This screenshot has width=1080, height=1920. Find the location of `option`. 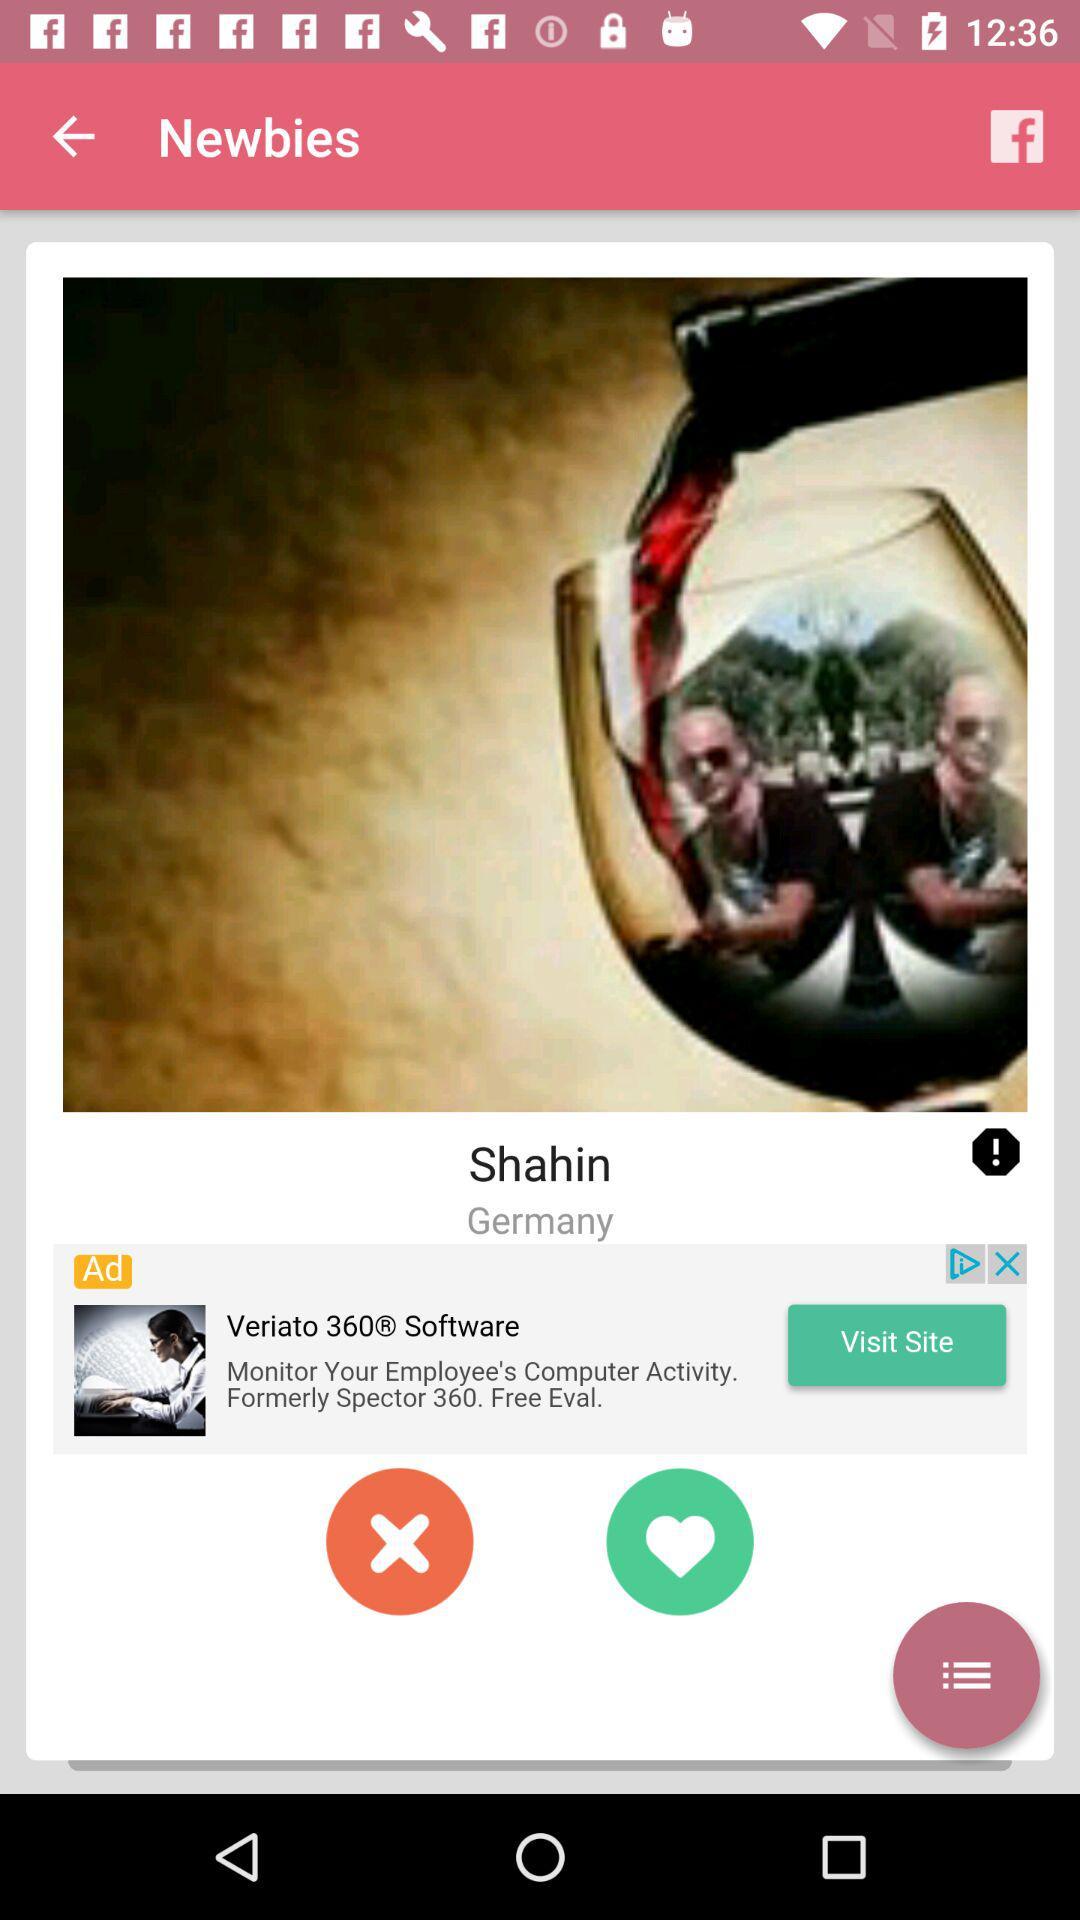

option is located at coordinates (965, 1675).